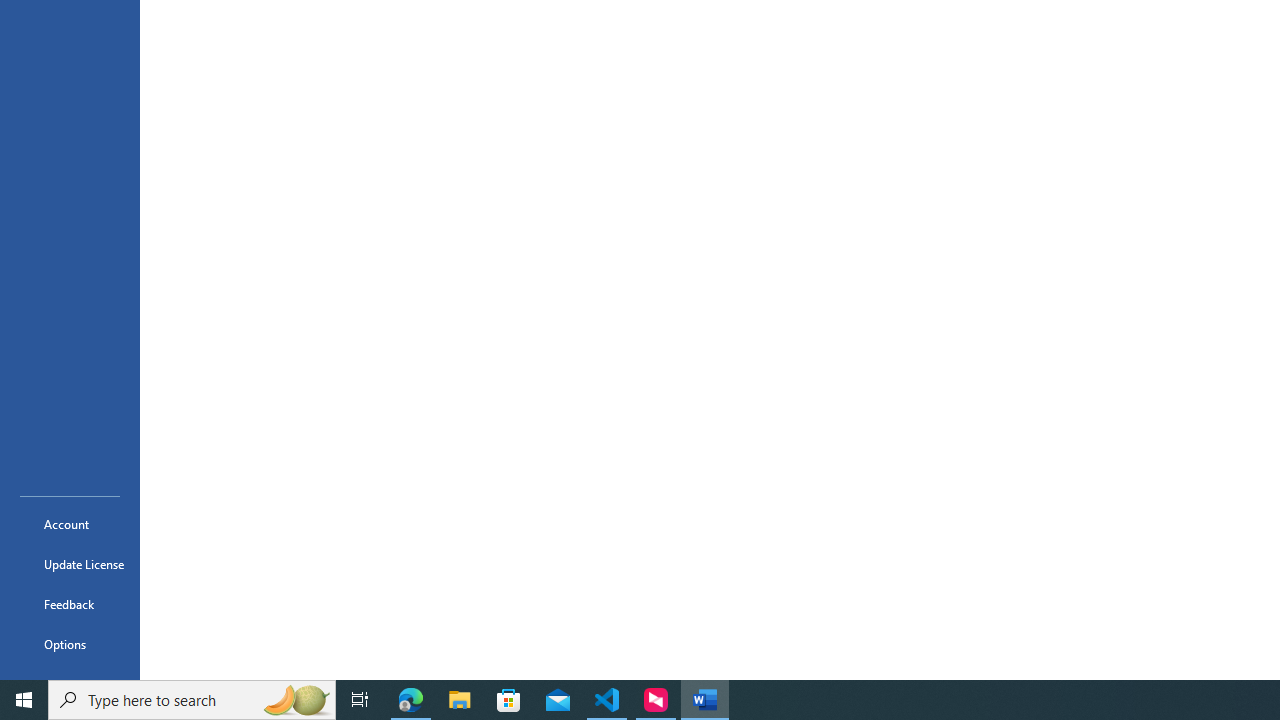 Image resolution: width=1280 pixels, height=720 pixels. What do you see at coordinates (69, 564) in the screenshot?
I see `'Update License'` at bounding box center [69, 564].